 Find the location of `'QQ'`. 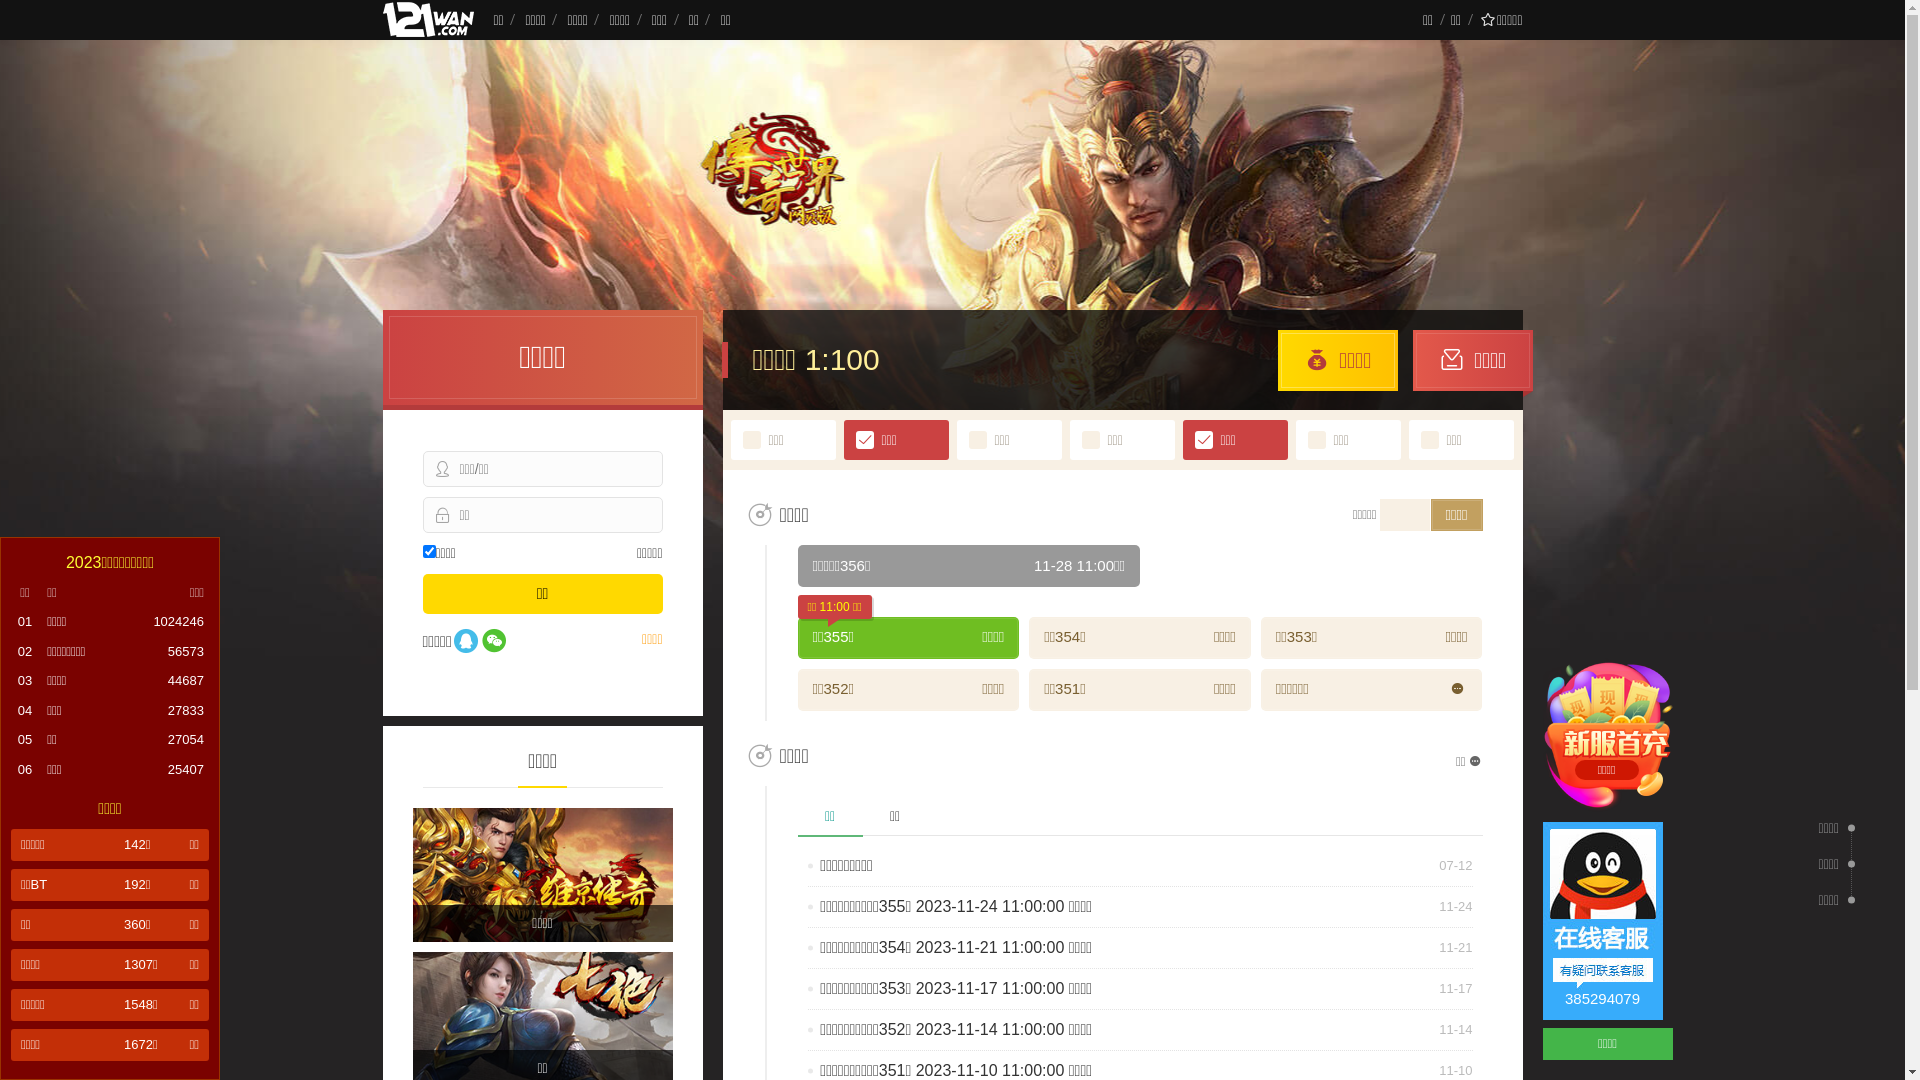

'QQ' is located at coordinates (464, 641).